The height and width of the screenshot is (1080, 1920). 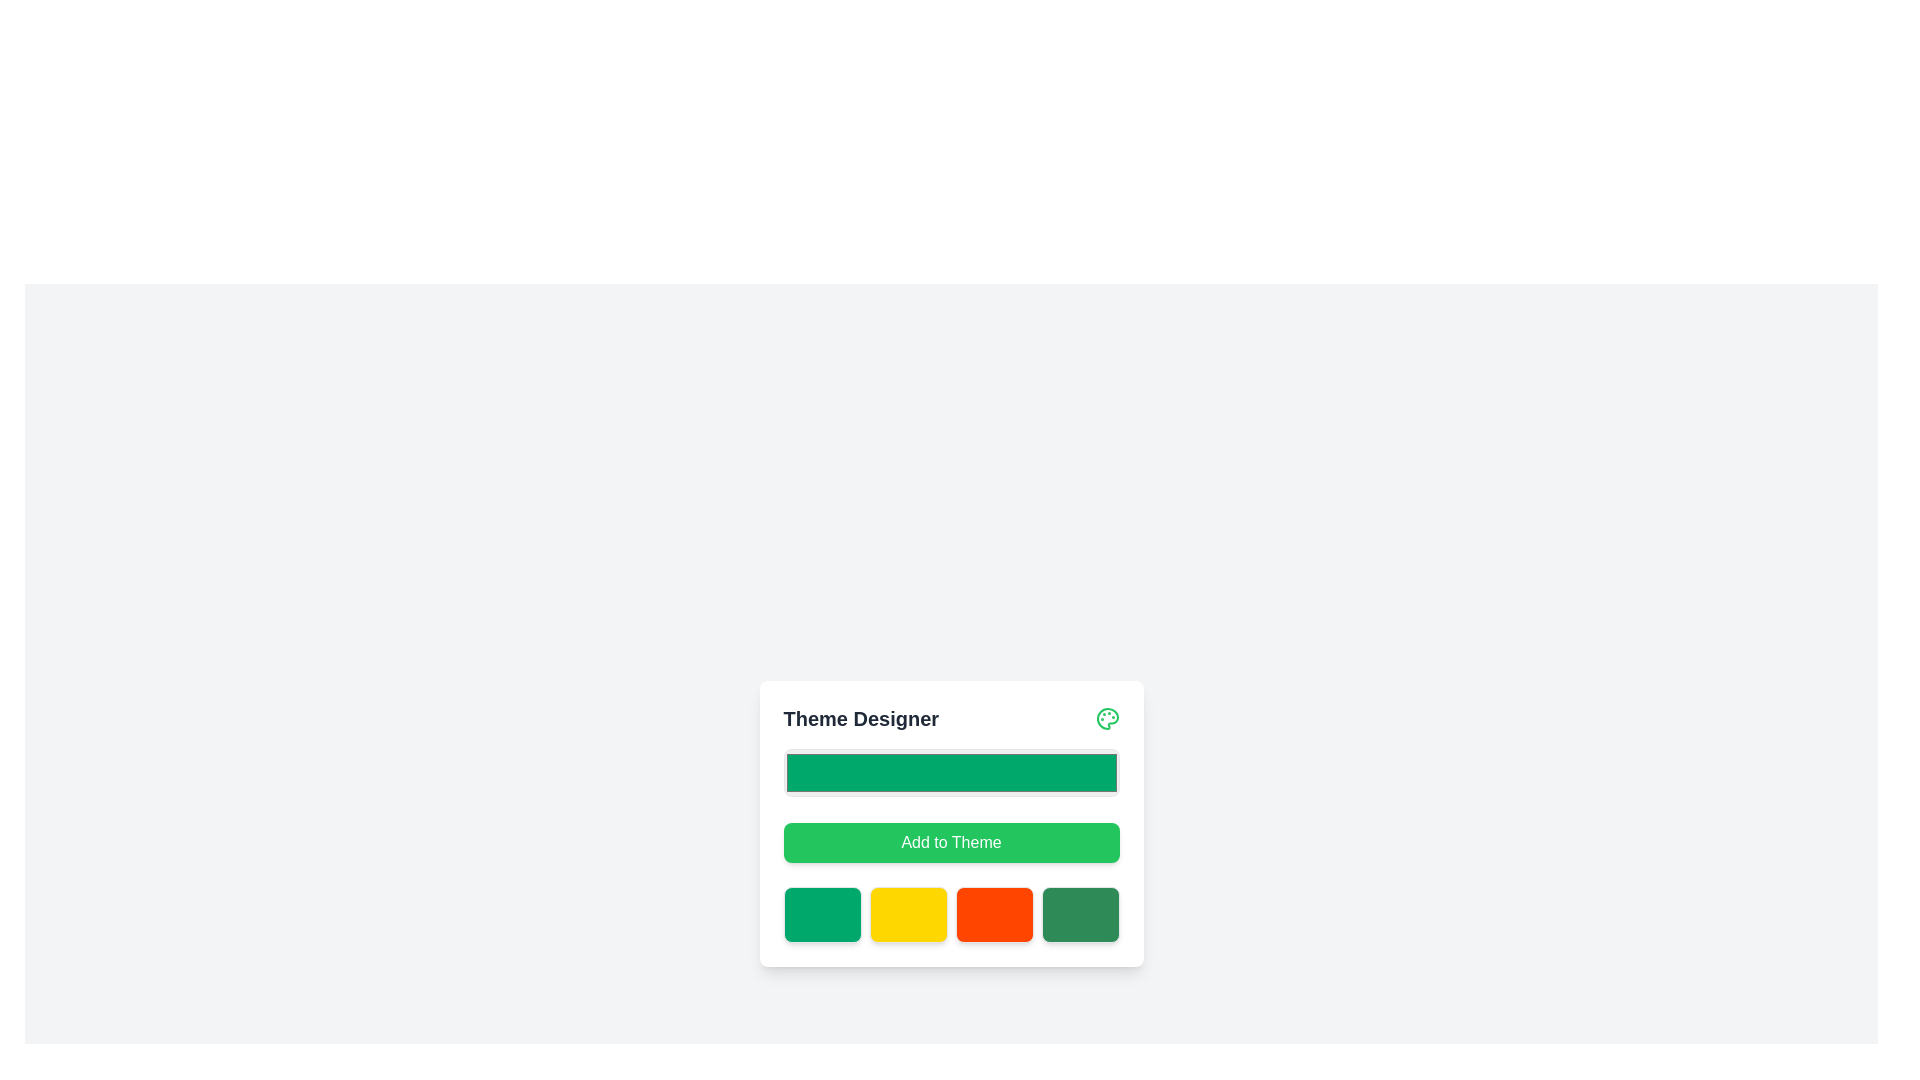 What do you see at coordinates (1079, 914) in the screenshot?
I see `the button located at the bottom right of the card, which is the fourth button in a row of four, to trigger a tooltip or highlight effect` at bounding box center [1079, 914].